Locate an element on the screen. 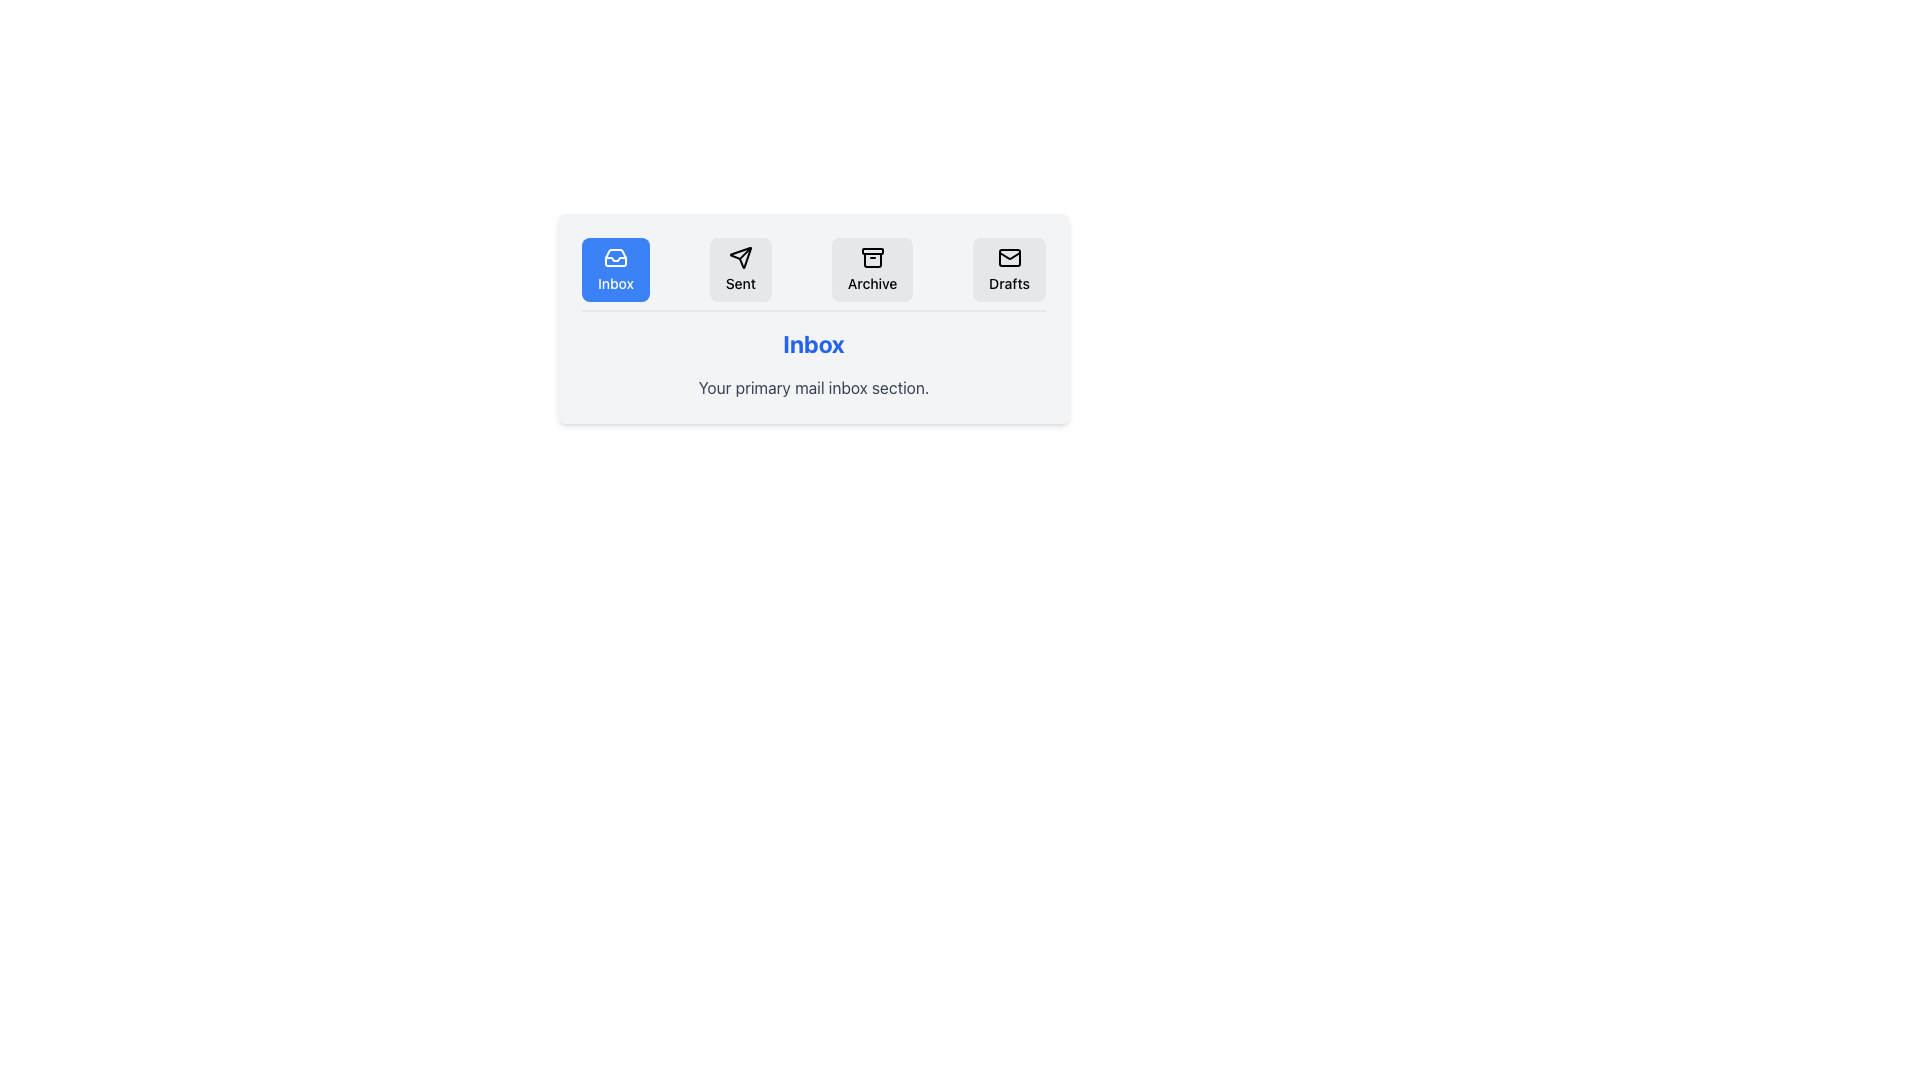 The image size is (1920, 1080). the navigational button for accessing the 'Drafts' section of the application to redirect to the drafts page is located at coordinates (1008, 270).